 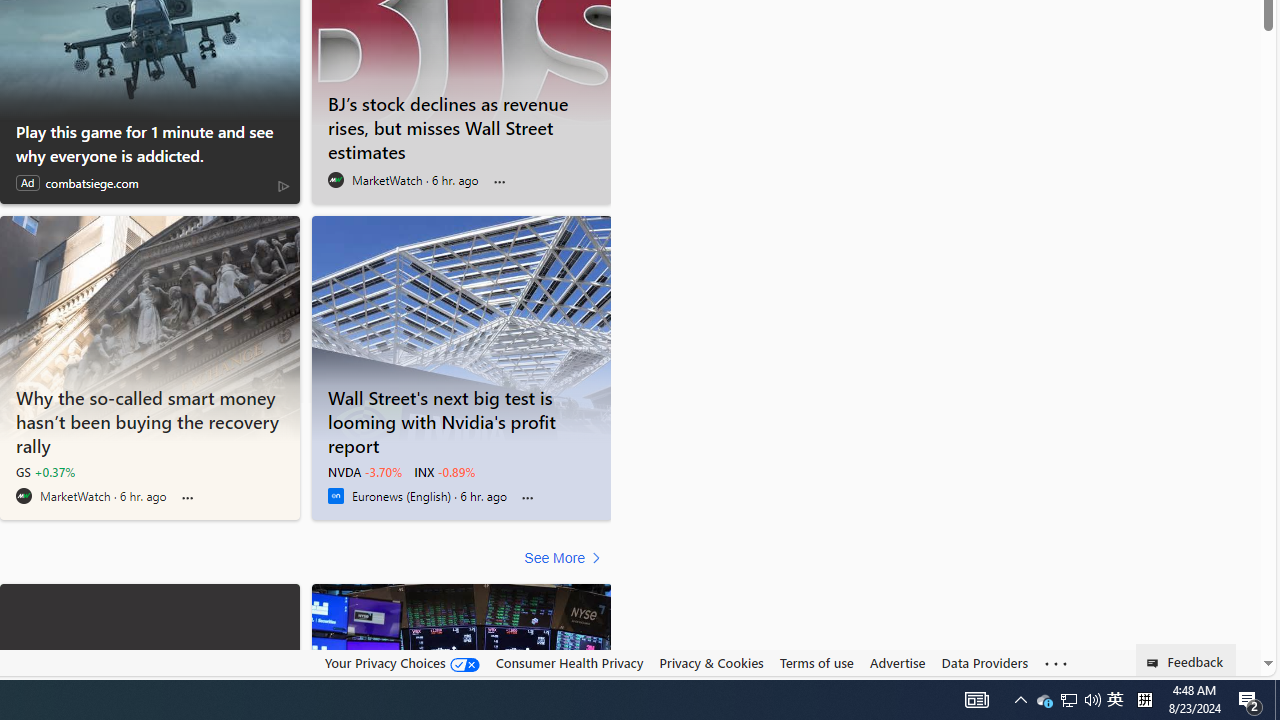 I want to click on 'Privacy & Cookies', so click(x=711, y=662).